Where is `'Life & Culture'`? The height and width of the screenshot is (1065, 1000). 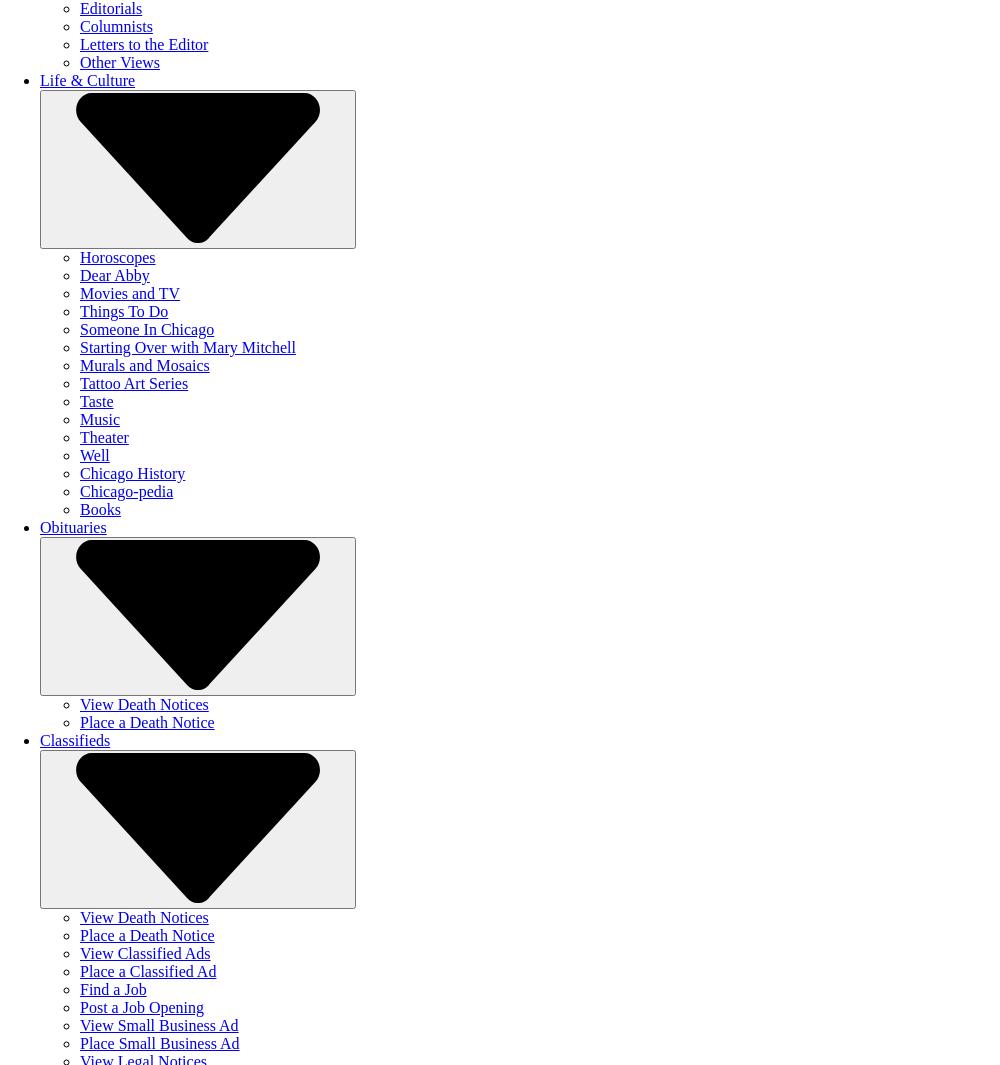 'Life & Culture' is located at coordinates (86, 79).